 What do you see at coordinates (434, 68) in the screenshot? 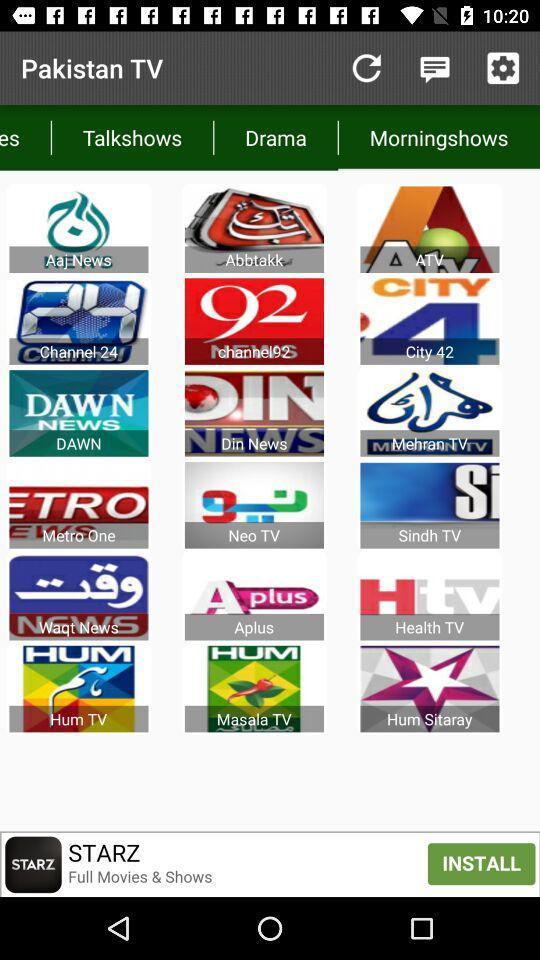
I see `send message` at bounding box center [434, 68].